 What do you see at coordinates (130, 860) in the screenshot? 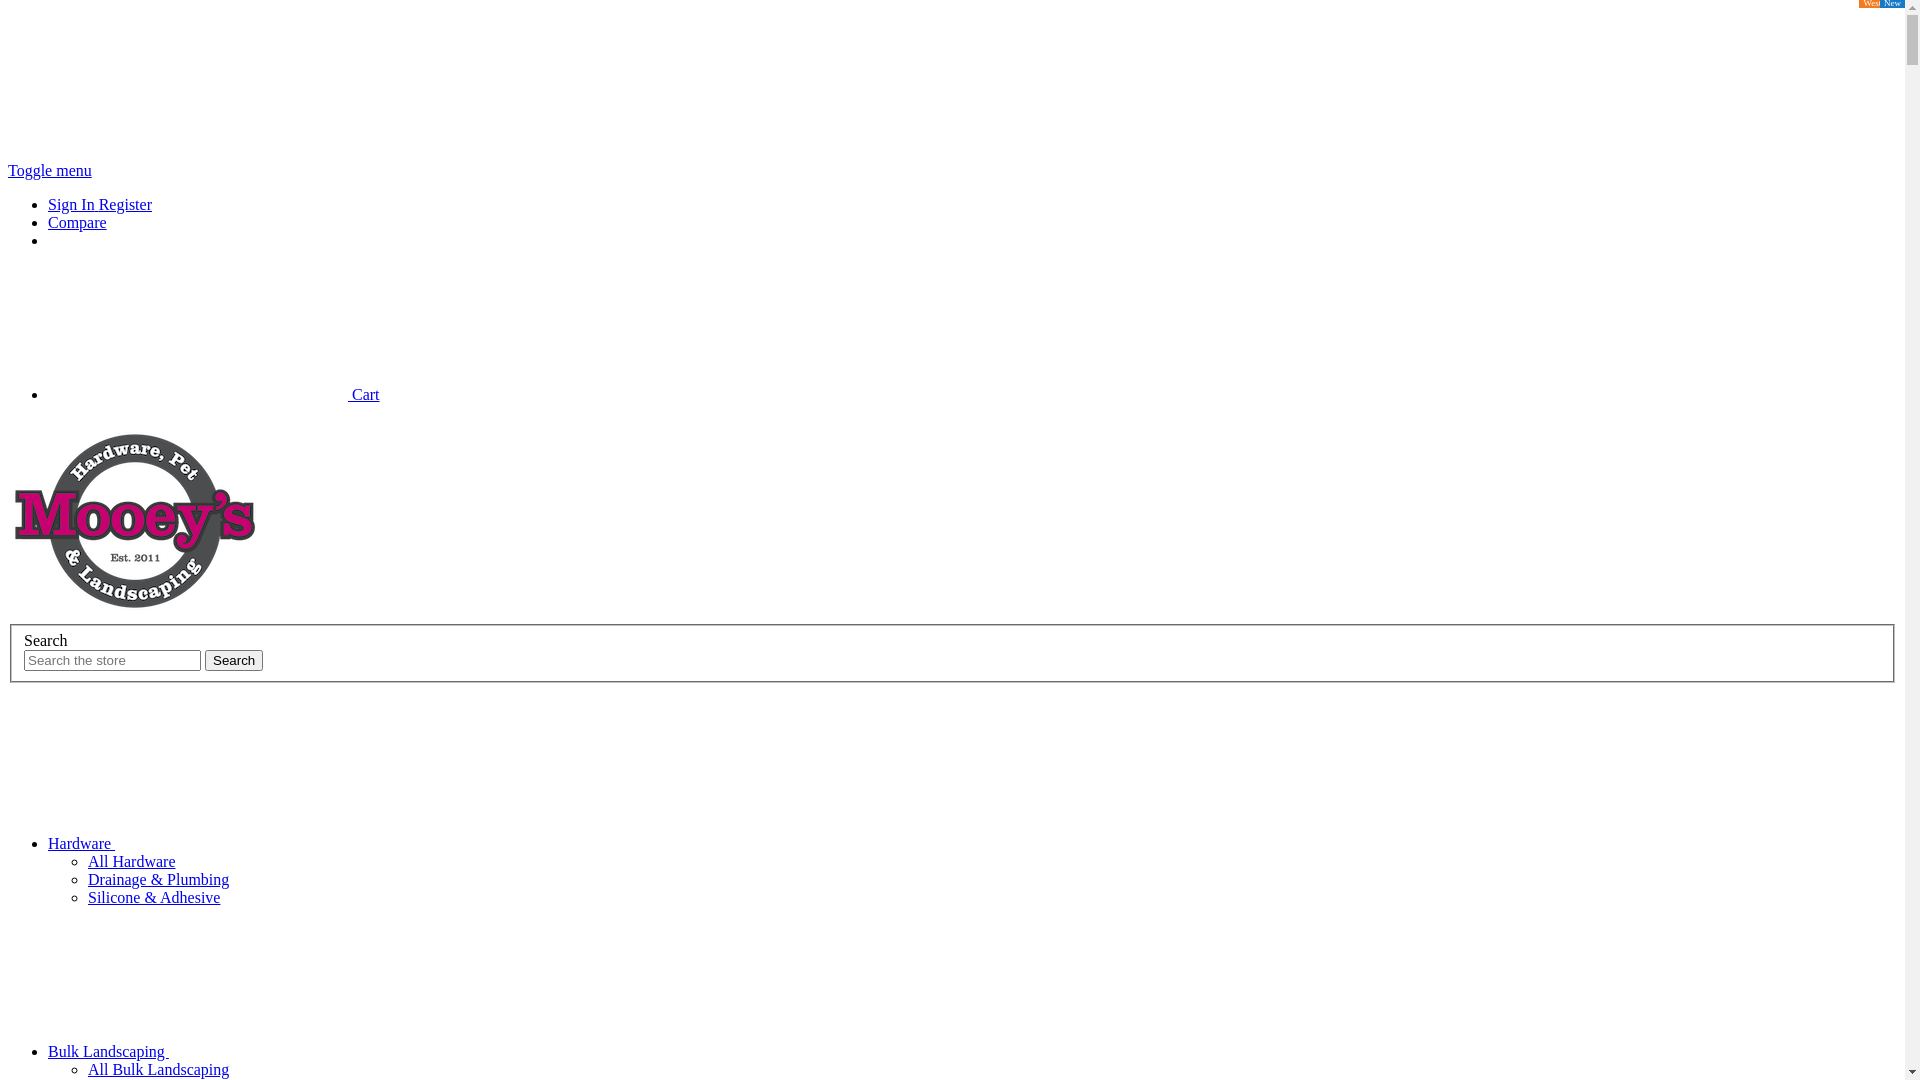
I see `'All Hardware'` at bounding box center [130, 860].